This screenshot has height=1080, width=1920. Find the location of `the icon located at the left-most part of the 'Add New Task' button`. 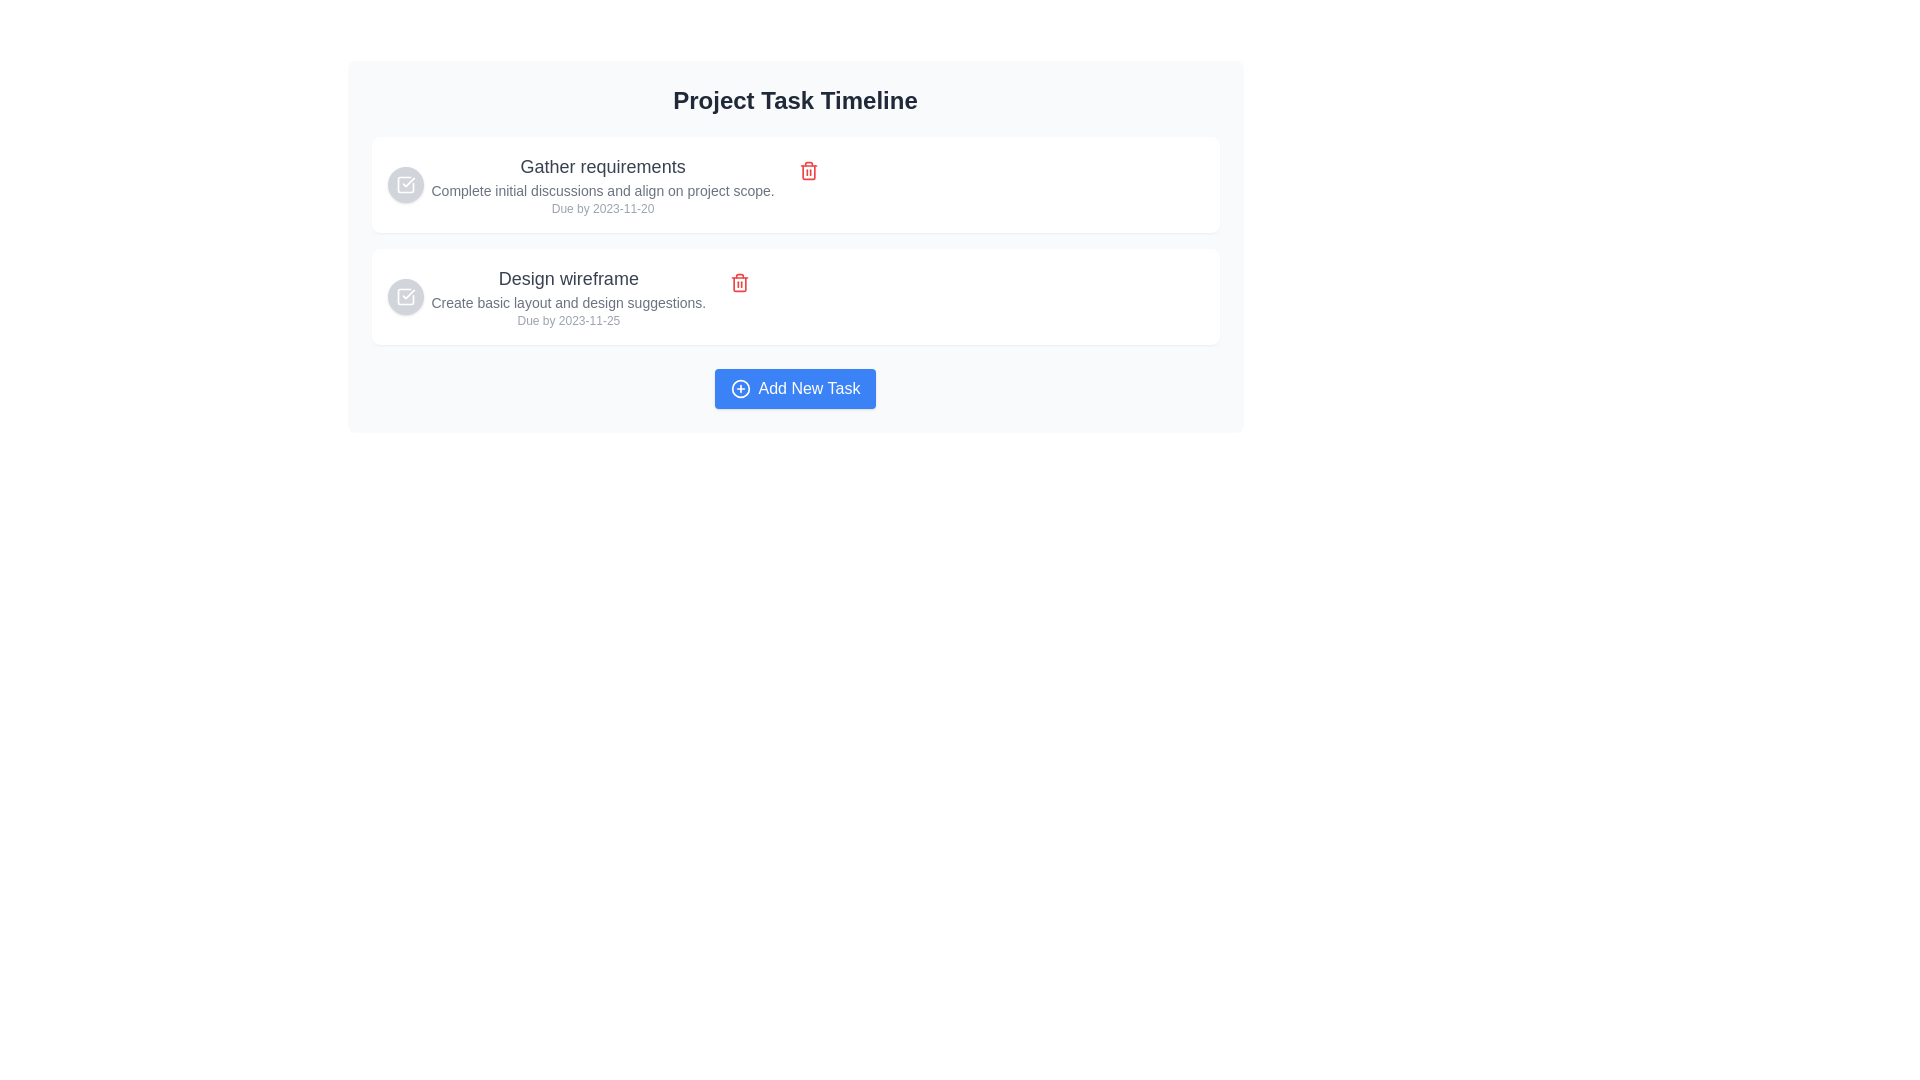

the icon located at the left-most part of the 'Add New Task' button is located at coordinates (739, 389).